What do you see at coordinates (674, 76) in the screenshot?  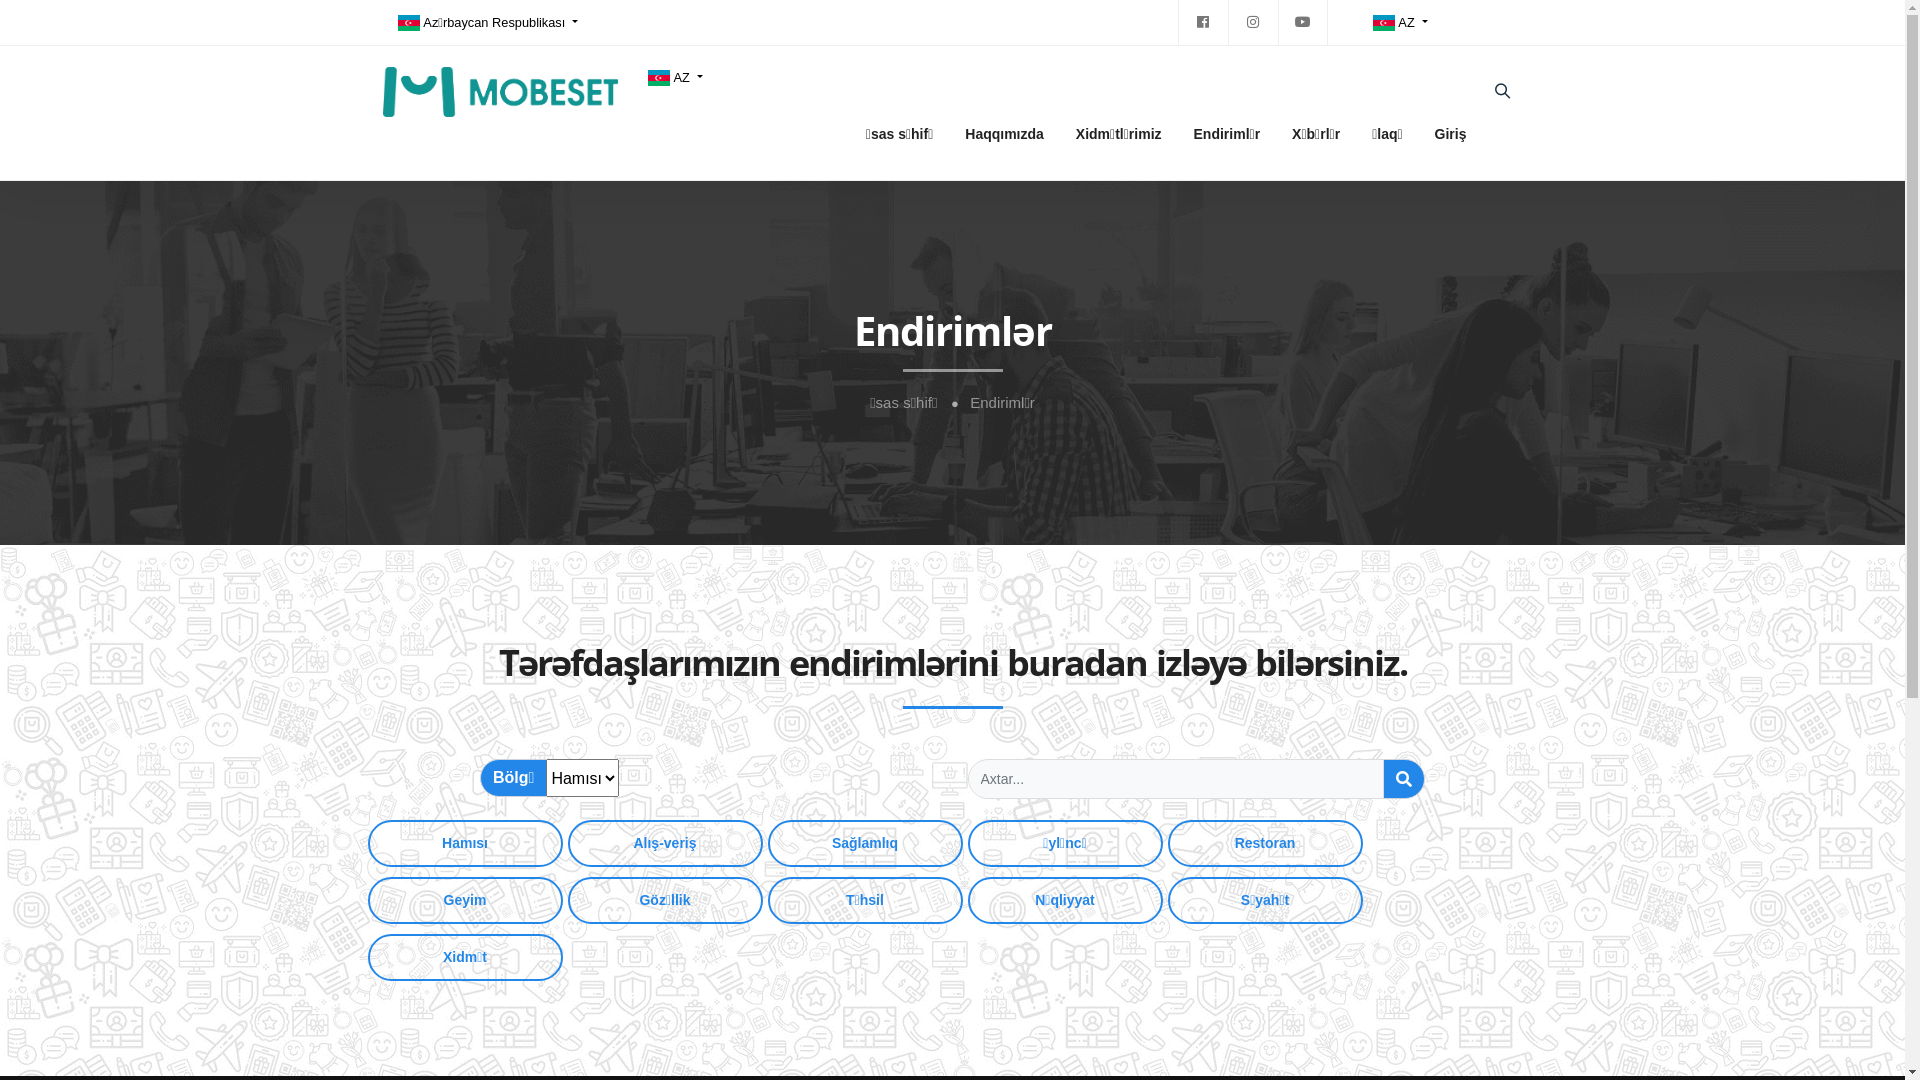 I see `'AZ'` at bounding box center [674, 76].